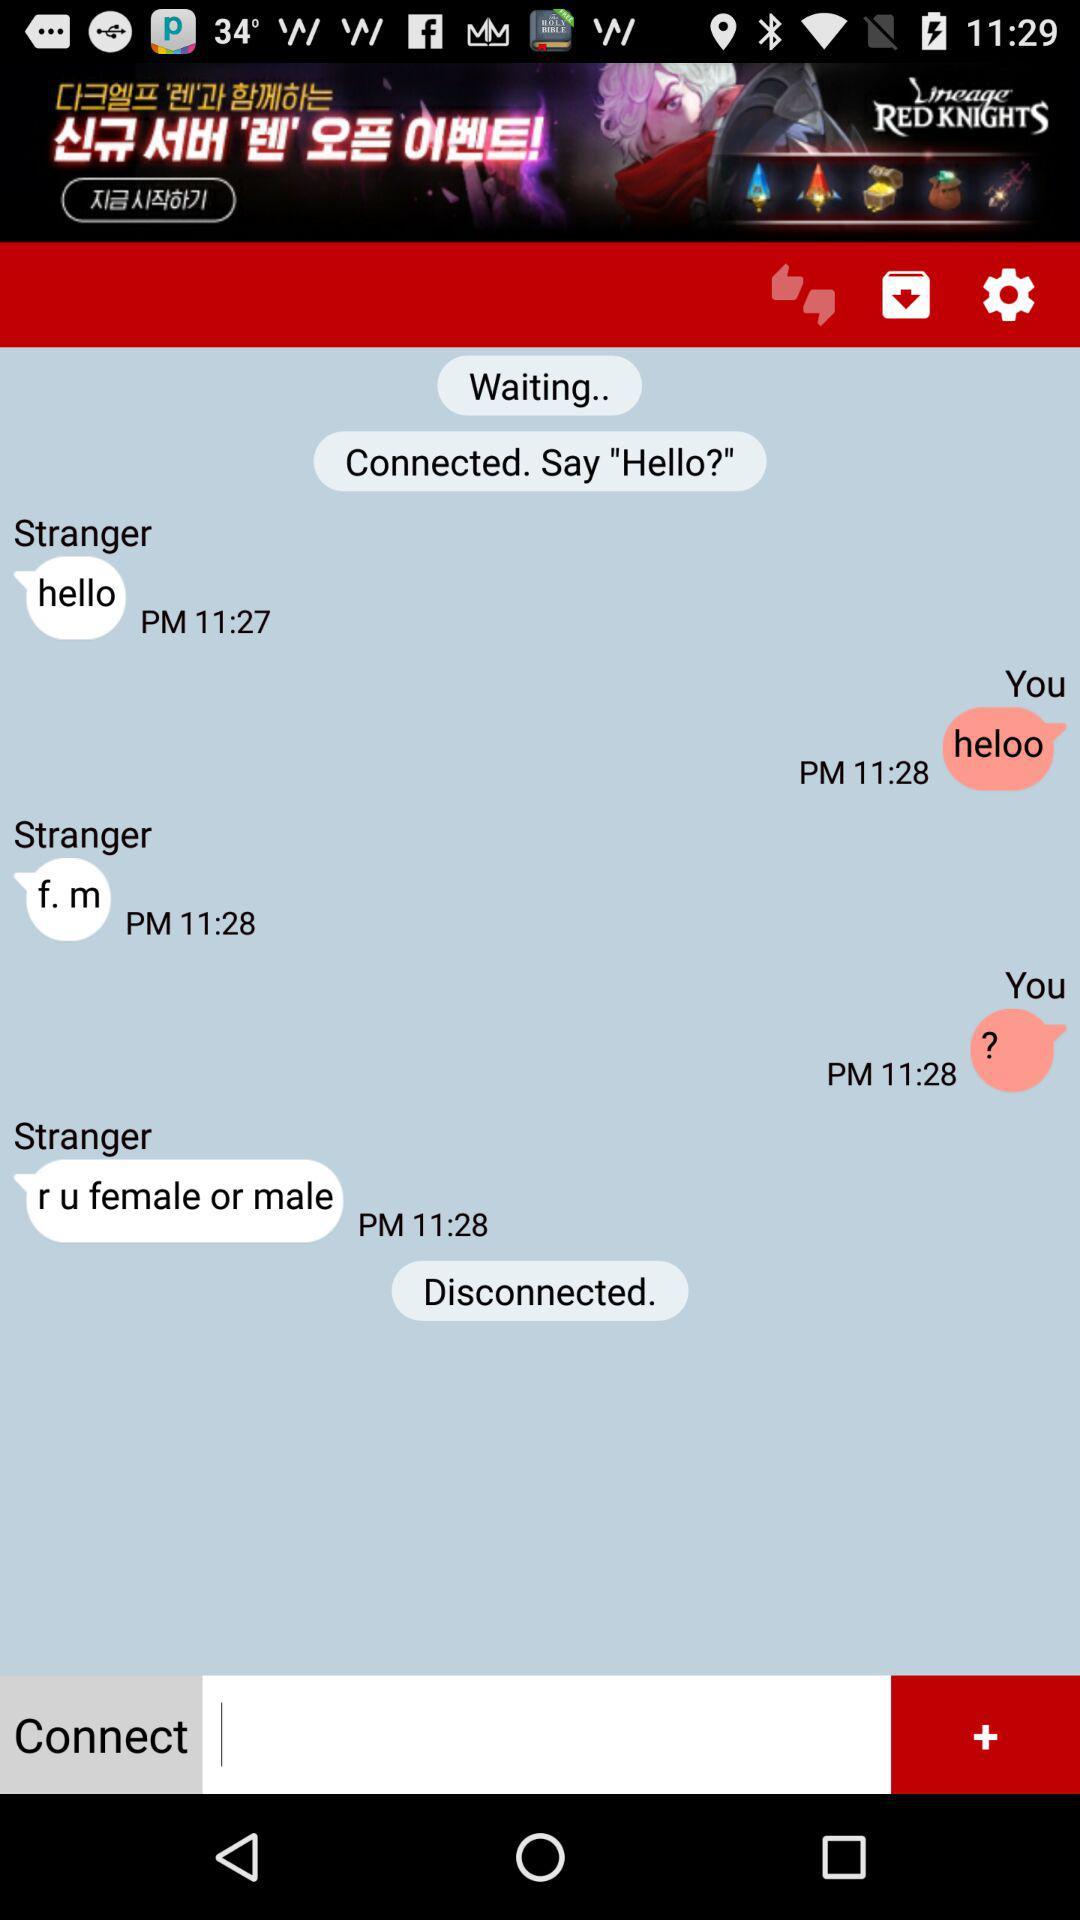 Image resolution: width=1080 pixels, height=1920 pixels. I want to click on item below r u female icon, so click(101, 1733).